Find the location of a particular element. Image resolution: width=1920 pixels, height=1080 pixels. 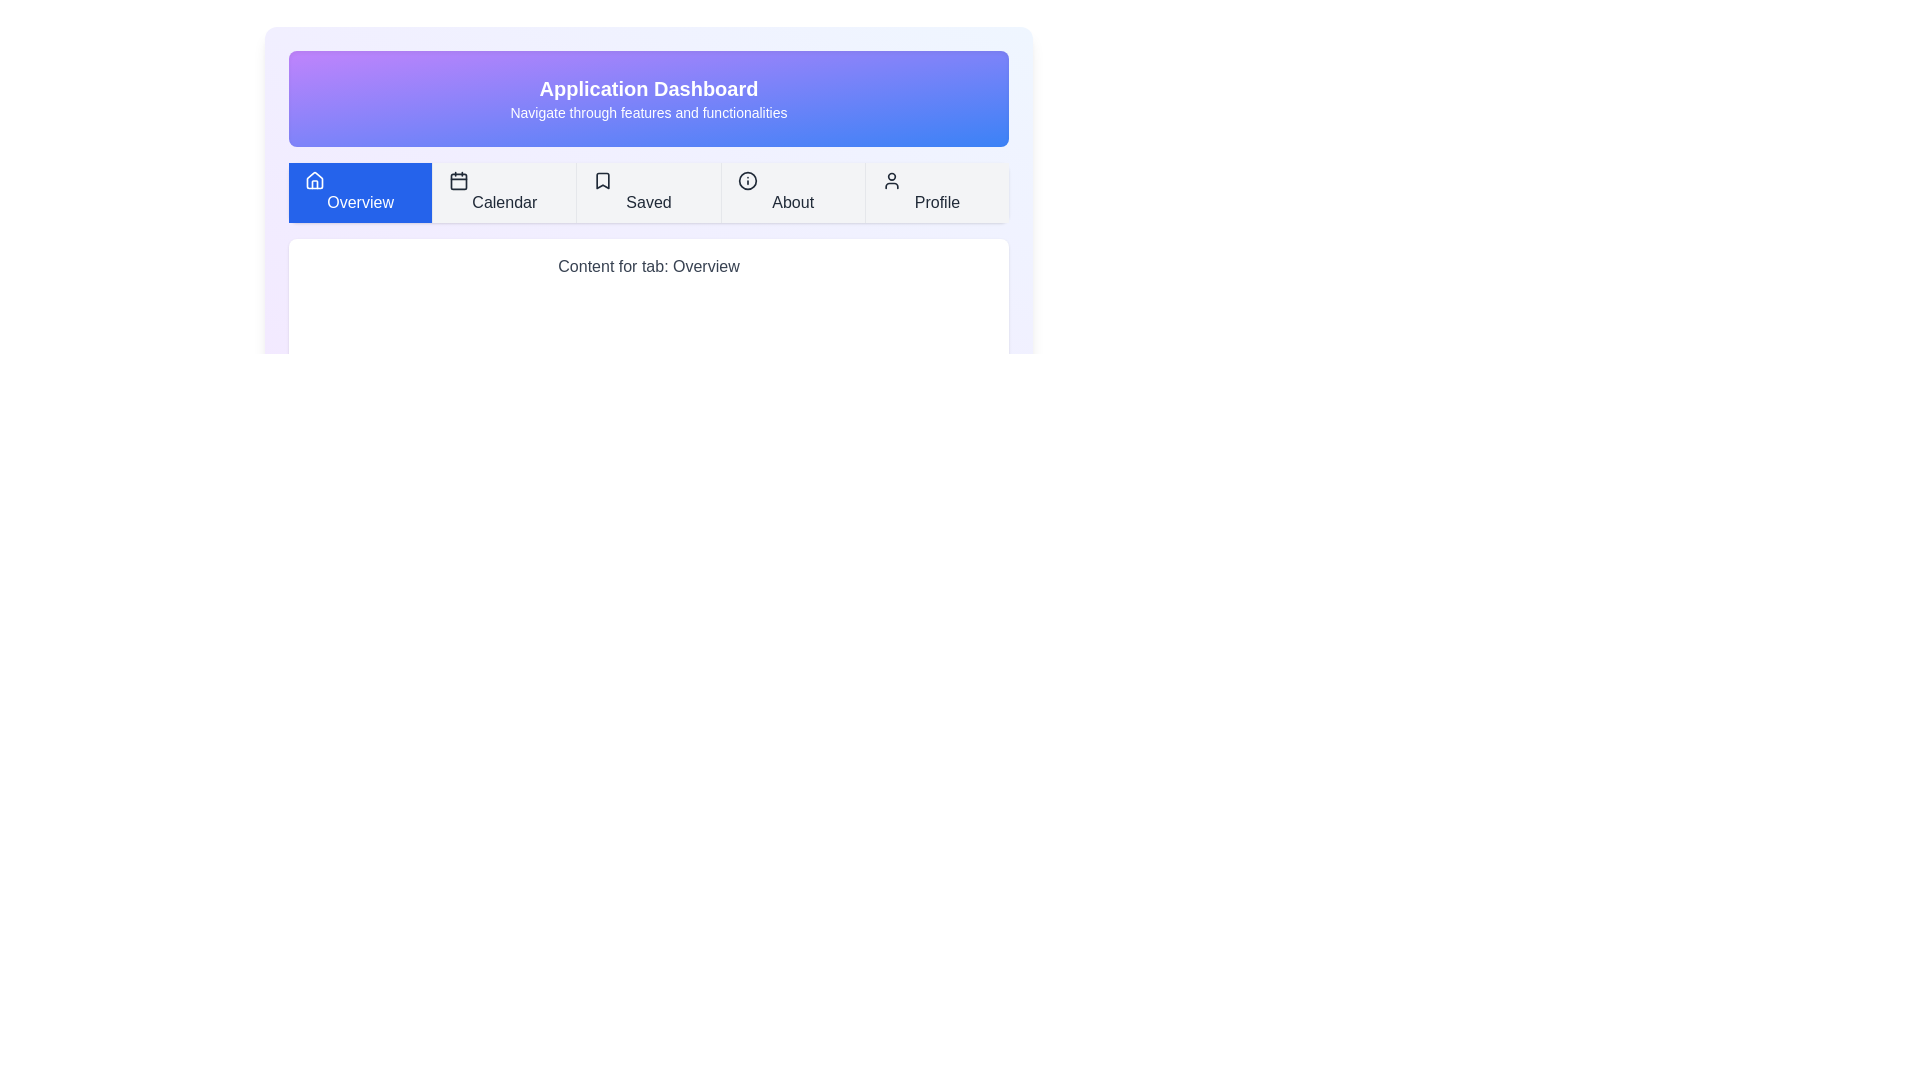

the decorative circular icon styled as an outline of a circle with a dot inside, located in the 'About' tab of the navigation bar is located at coordinates (746, 181).